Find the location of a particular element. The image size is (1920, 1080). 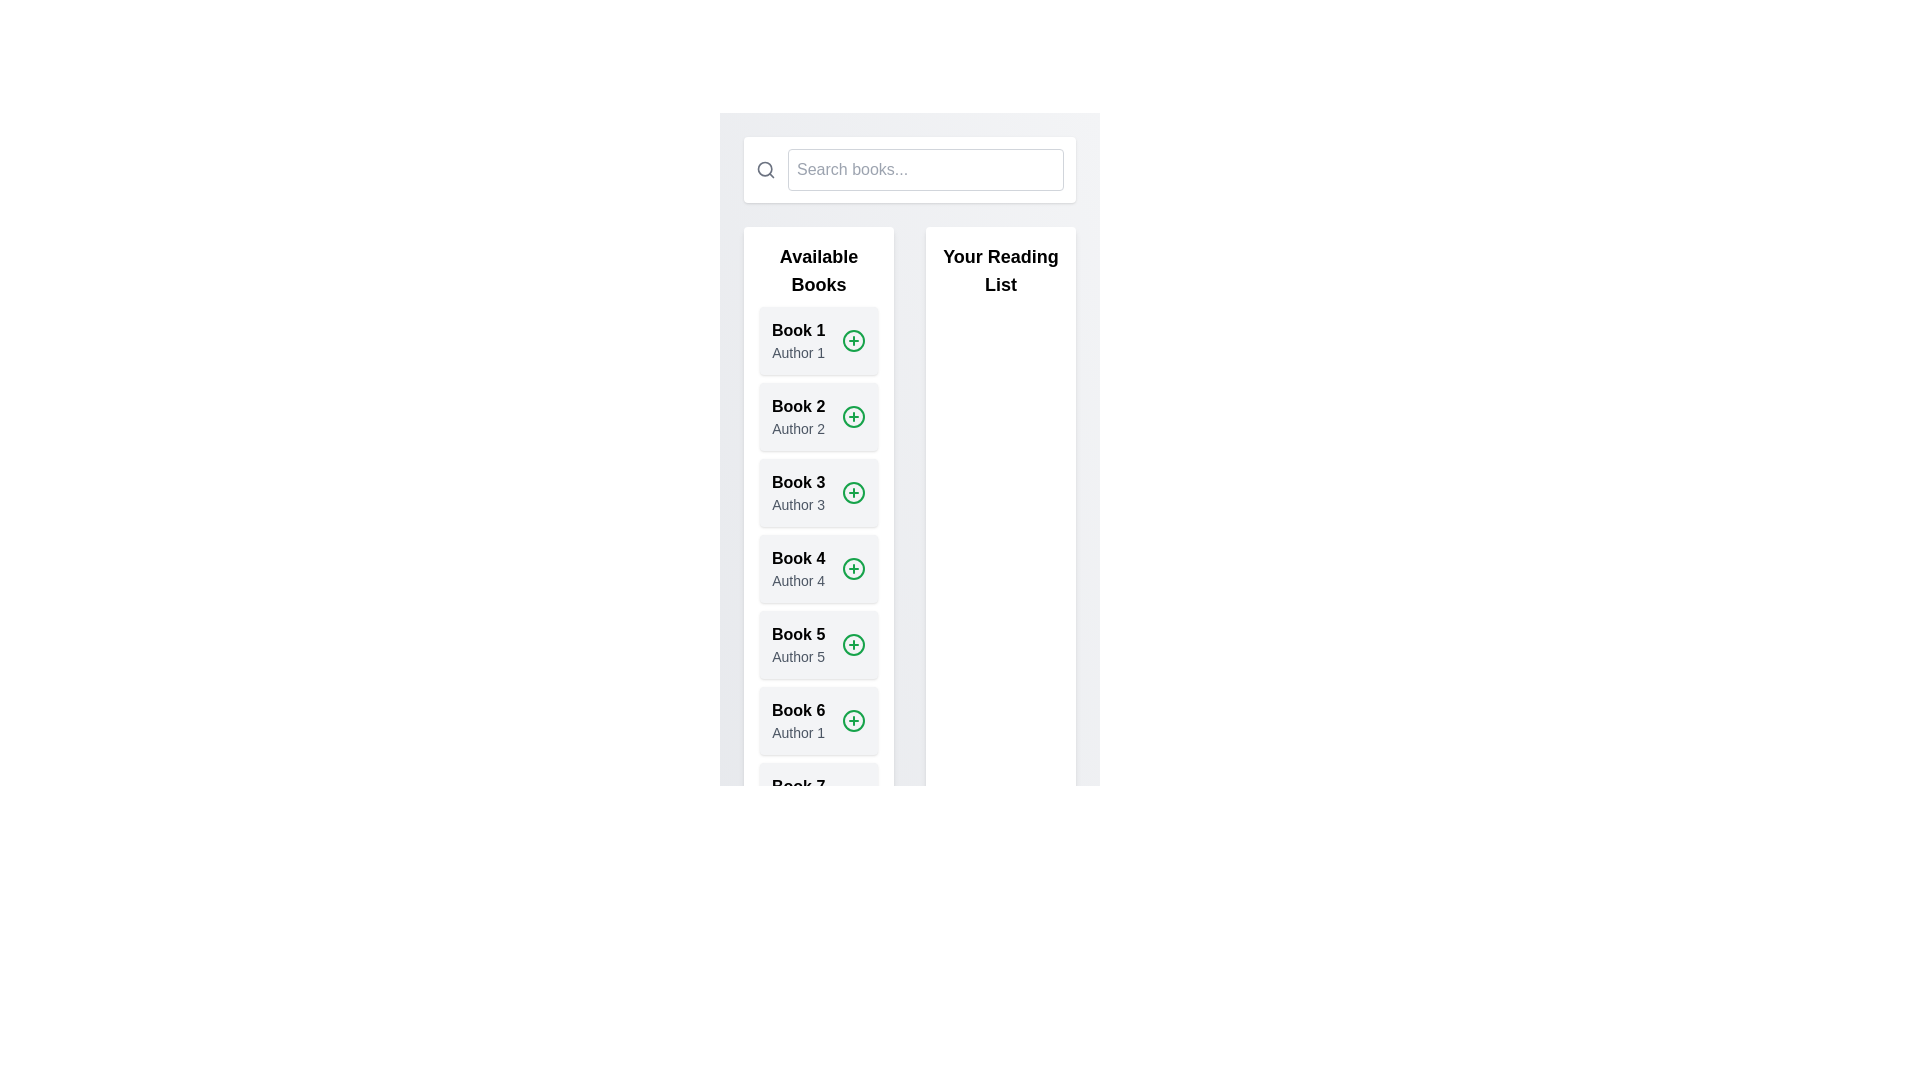

the interactive button is located at coordinates (854, 644).